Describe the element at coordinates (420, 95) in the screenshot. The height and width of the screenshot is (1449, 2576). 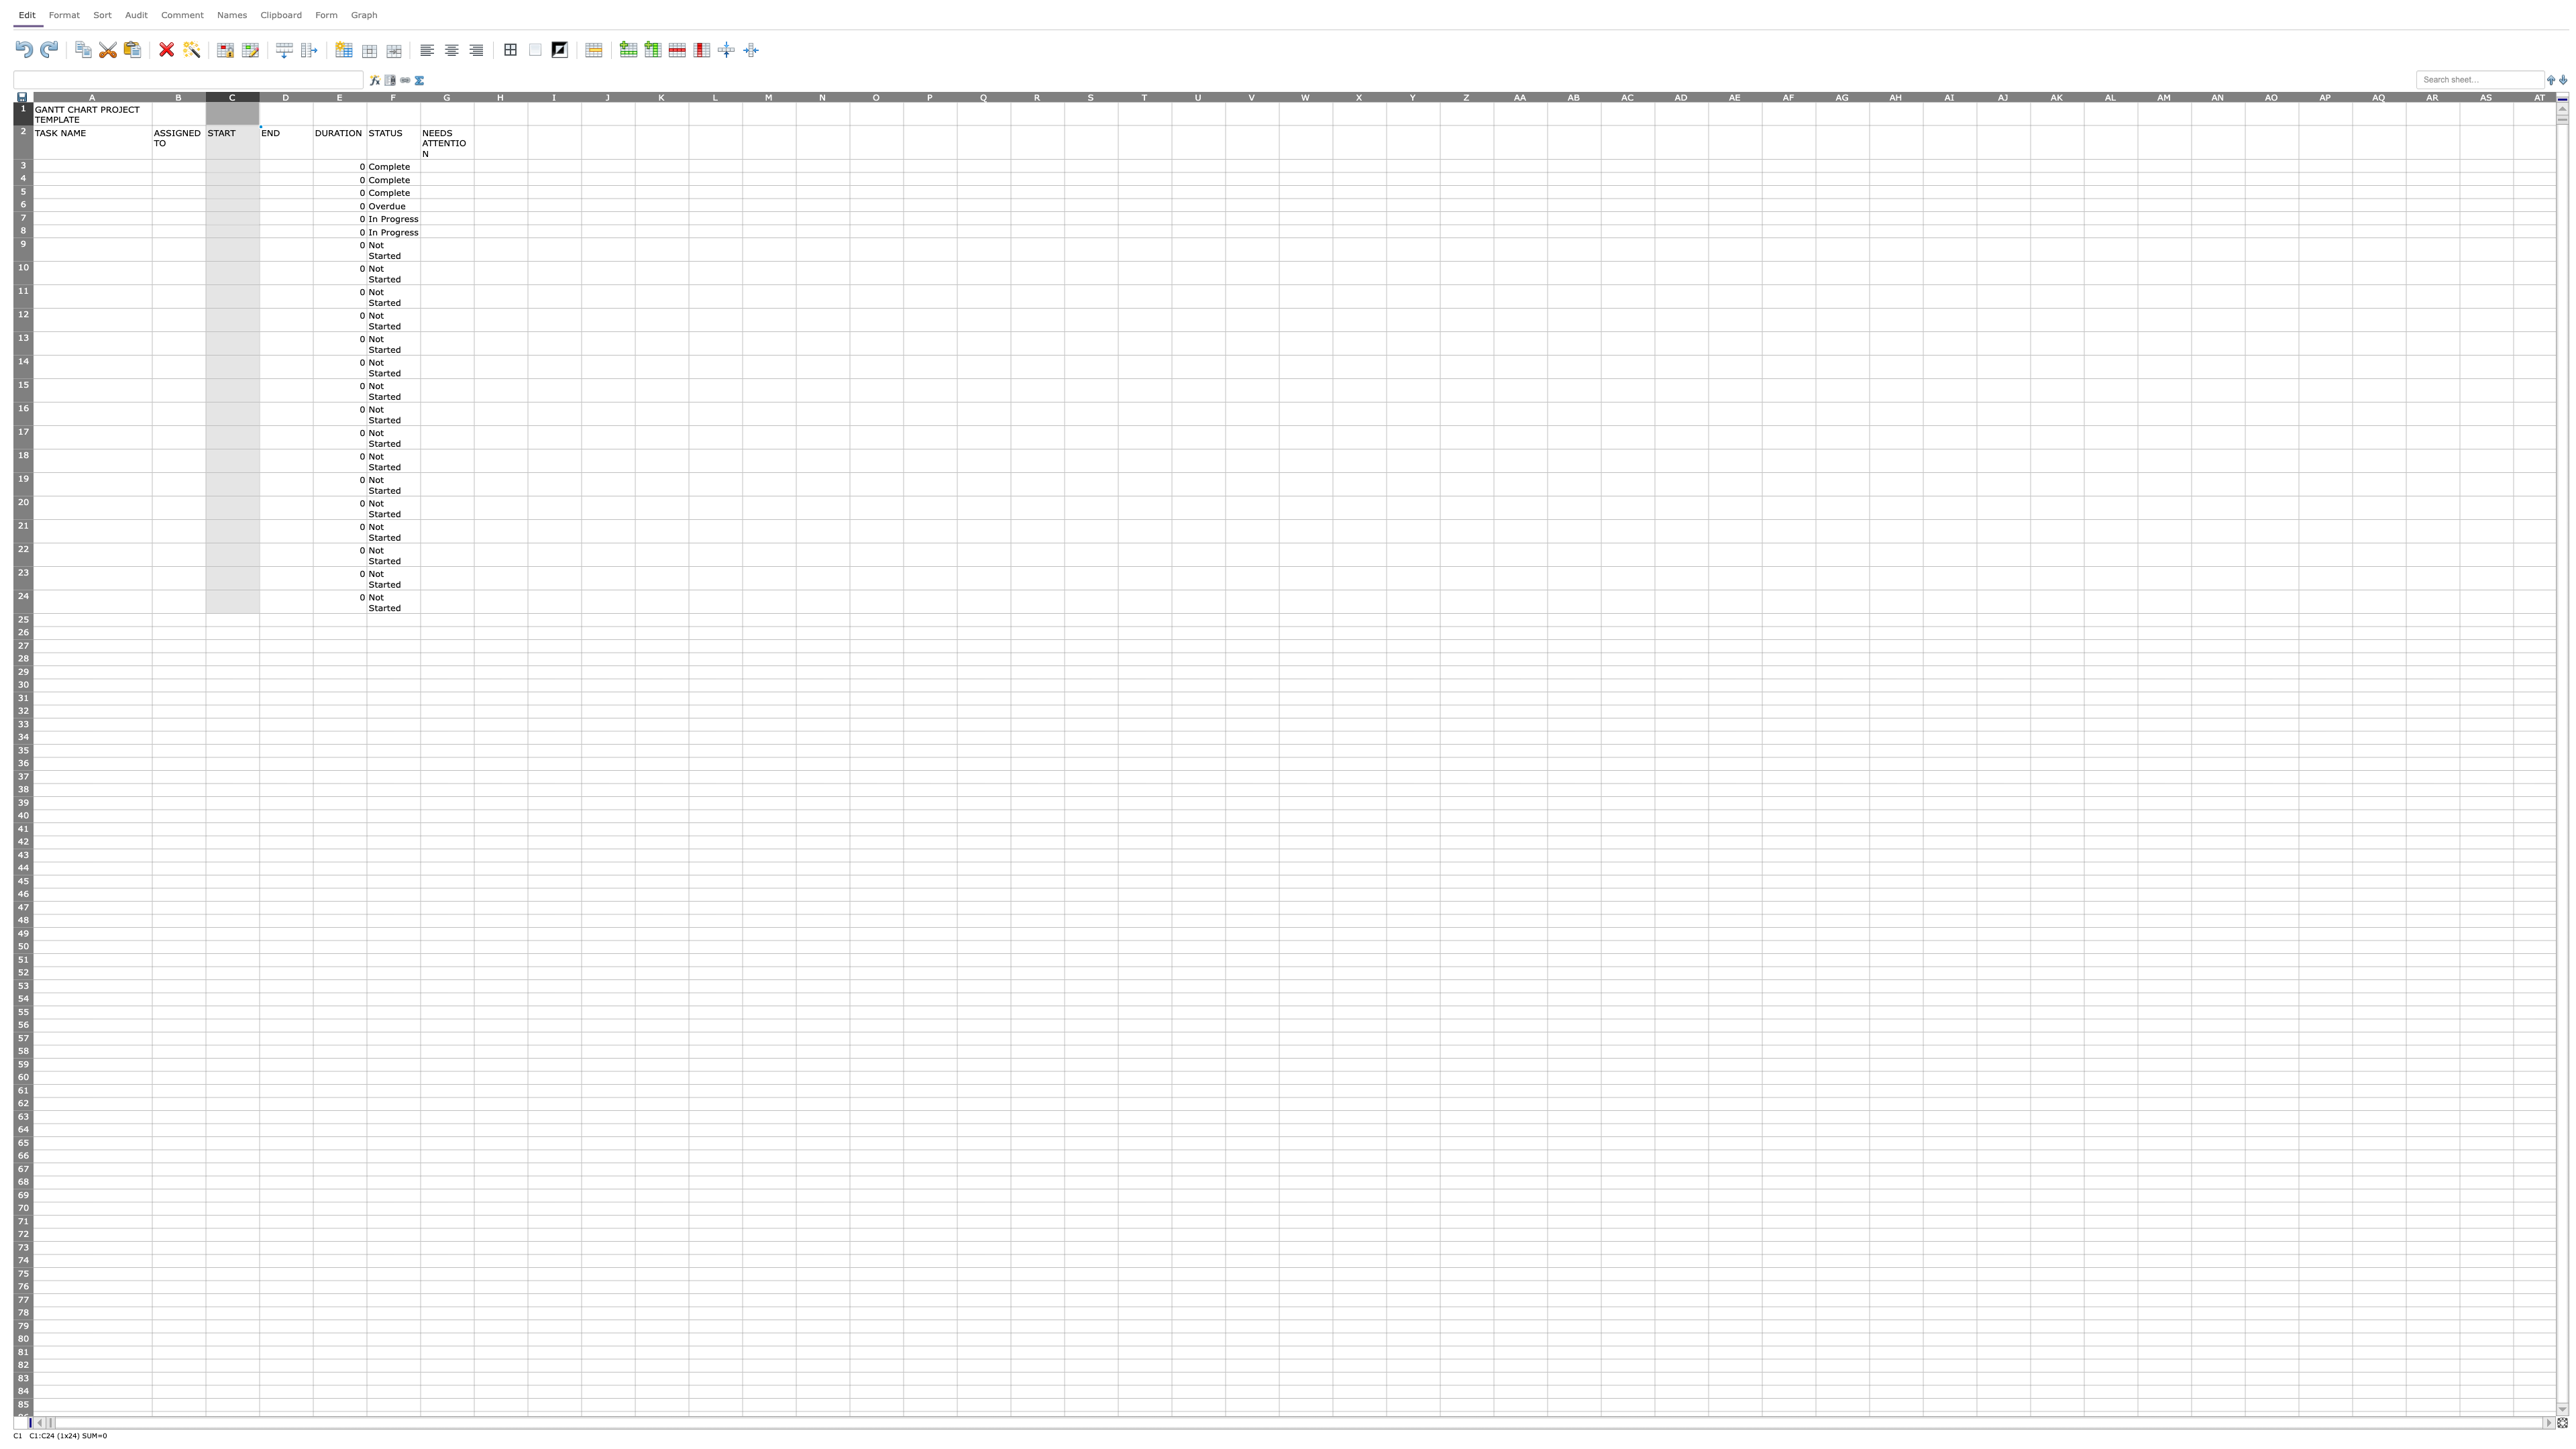
I see `the resize handle of column F` at that location.